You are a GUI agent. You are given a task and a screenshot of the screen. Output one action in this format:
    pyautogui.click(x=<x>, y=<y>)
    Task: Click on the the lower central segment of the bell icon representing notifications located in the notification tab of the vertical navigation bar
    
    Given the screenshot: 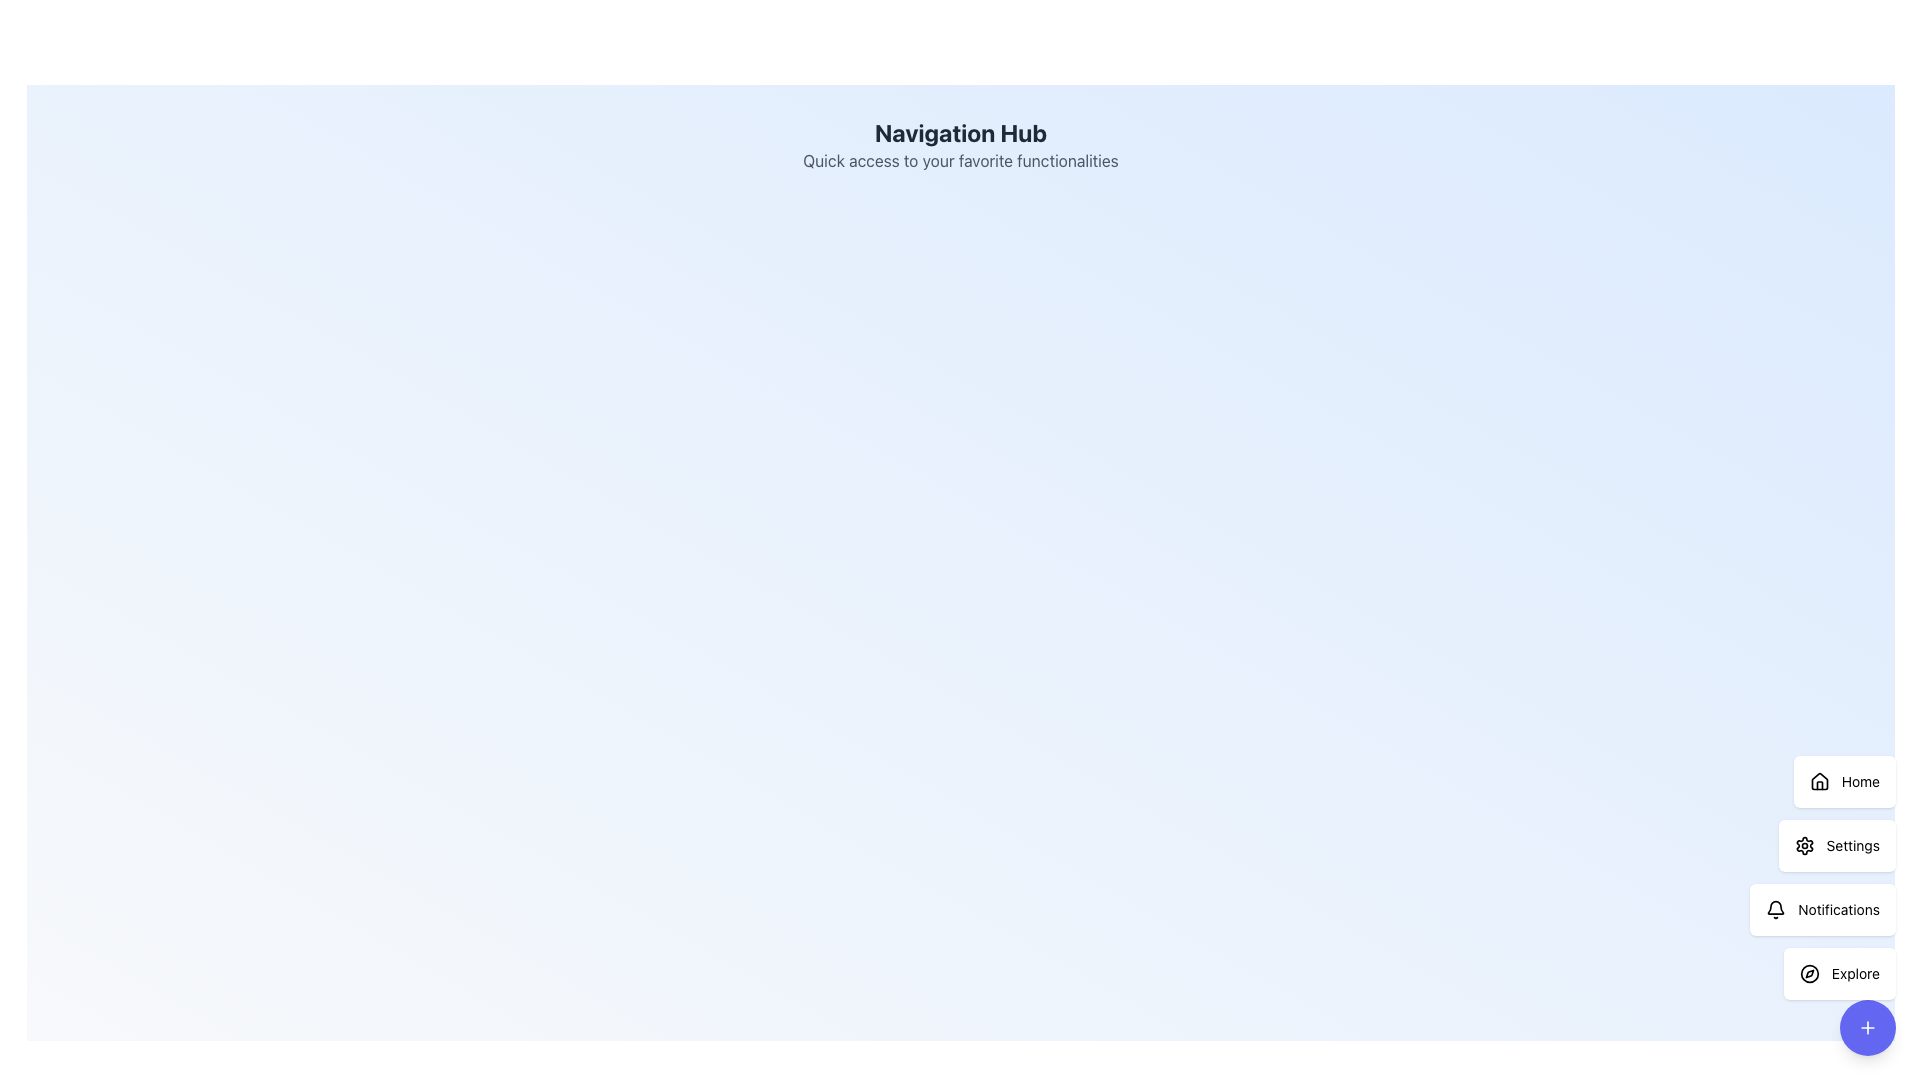 What is the action you would take?
    pyautogui.click(x=1776, y=907)
    